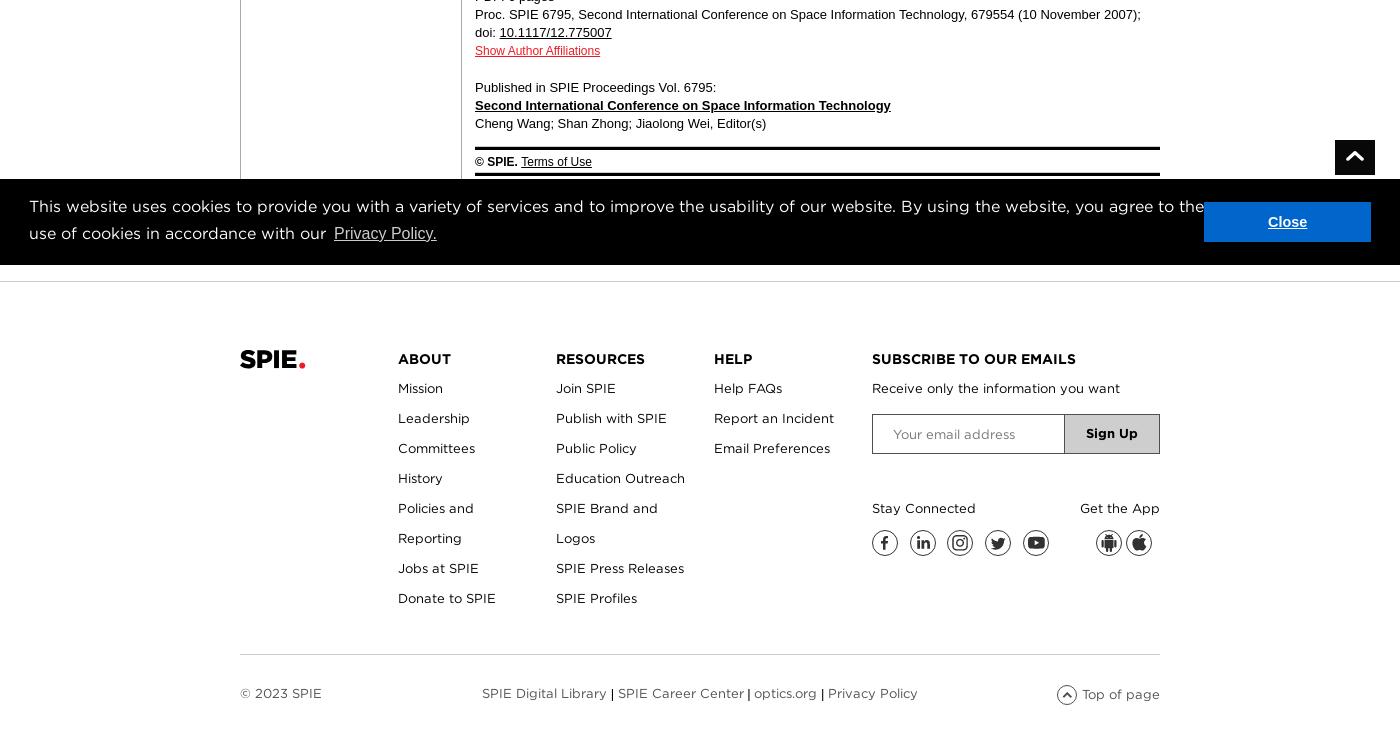 The height and width of the screenshot is (735, 1400). I want to click on 'Email Preferences', so click(771, 447).